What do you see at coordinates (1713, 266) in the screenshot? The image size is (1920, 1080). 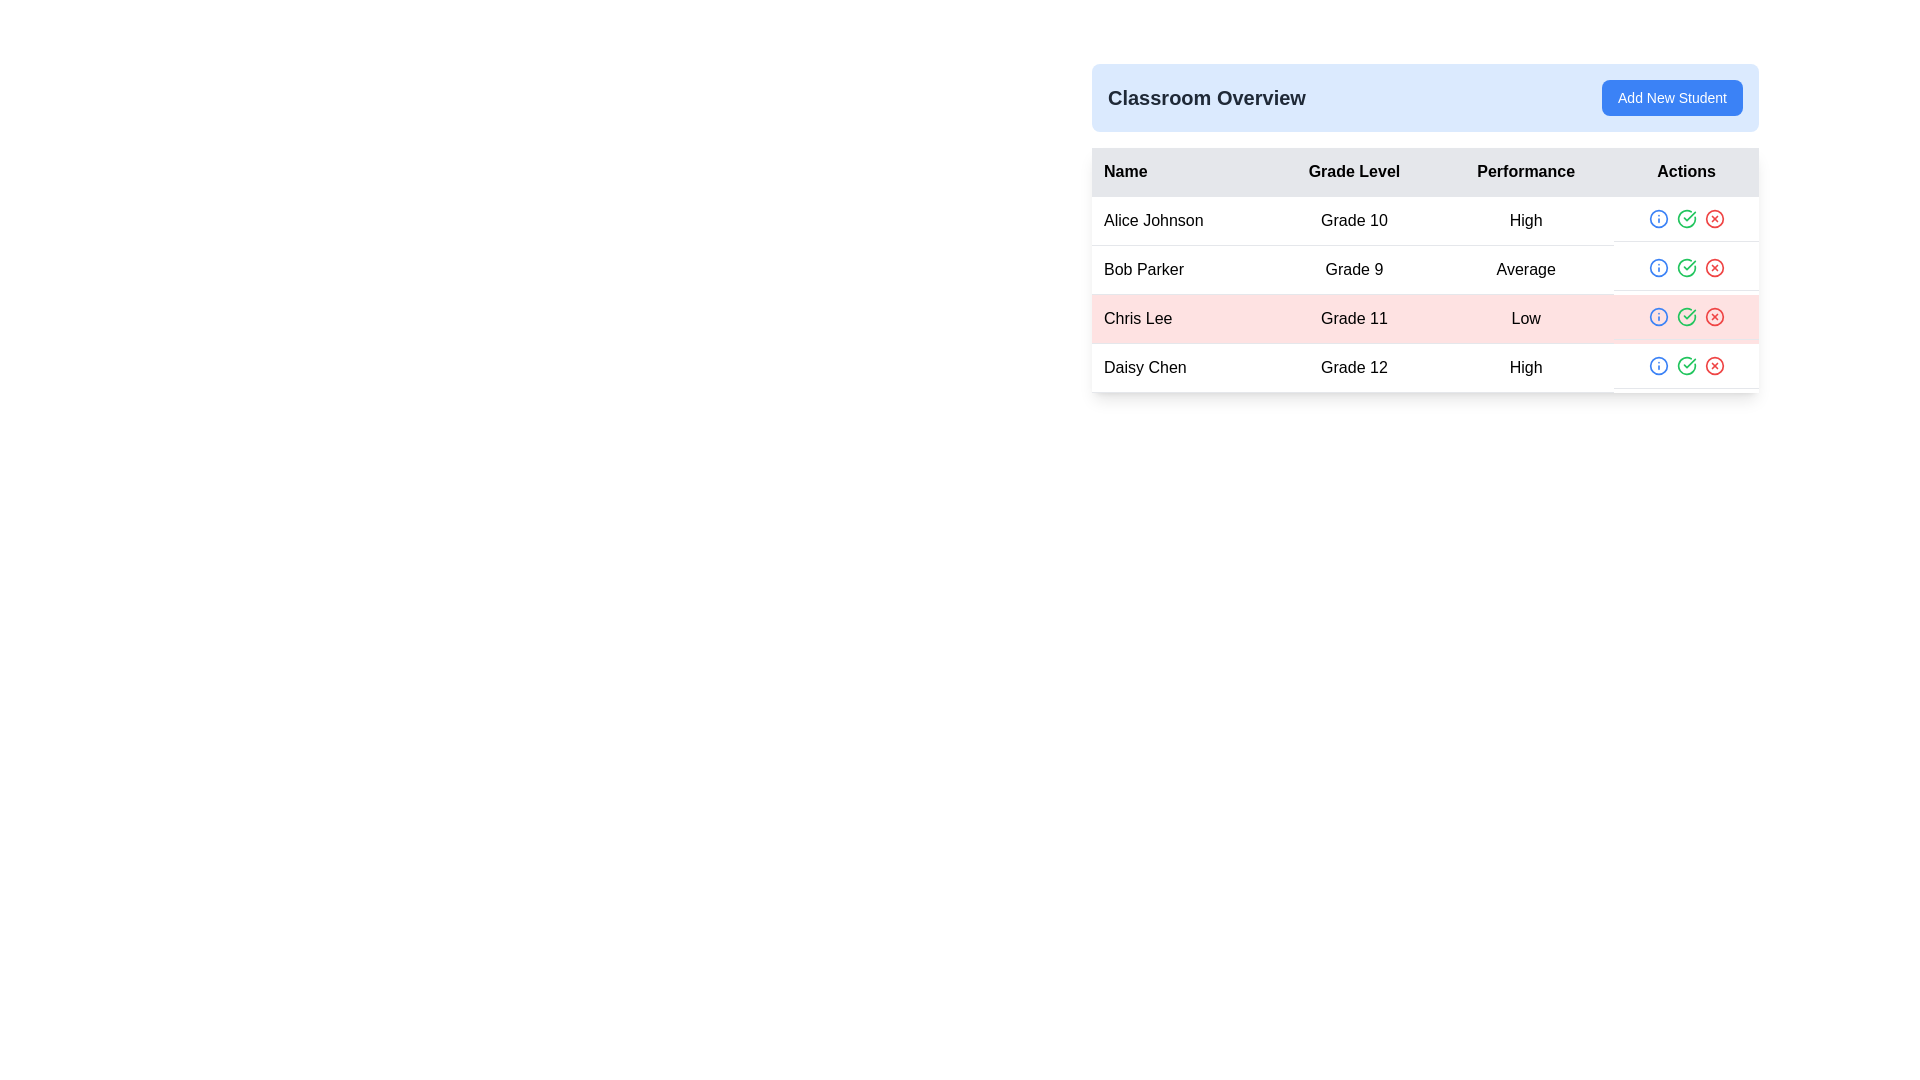 I see `the delete button icon located in the 'Actions' column for the 'Bob Parker' row in the second row of the table` at bounding box center [1713, 266].